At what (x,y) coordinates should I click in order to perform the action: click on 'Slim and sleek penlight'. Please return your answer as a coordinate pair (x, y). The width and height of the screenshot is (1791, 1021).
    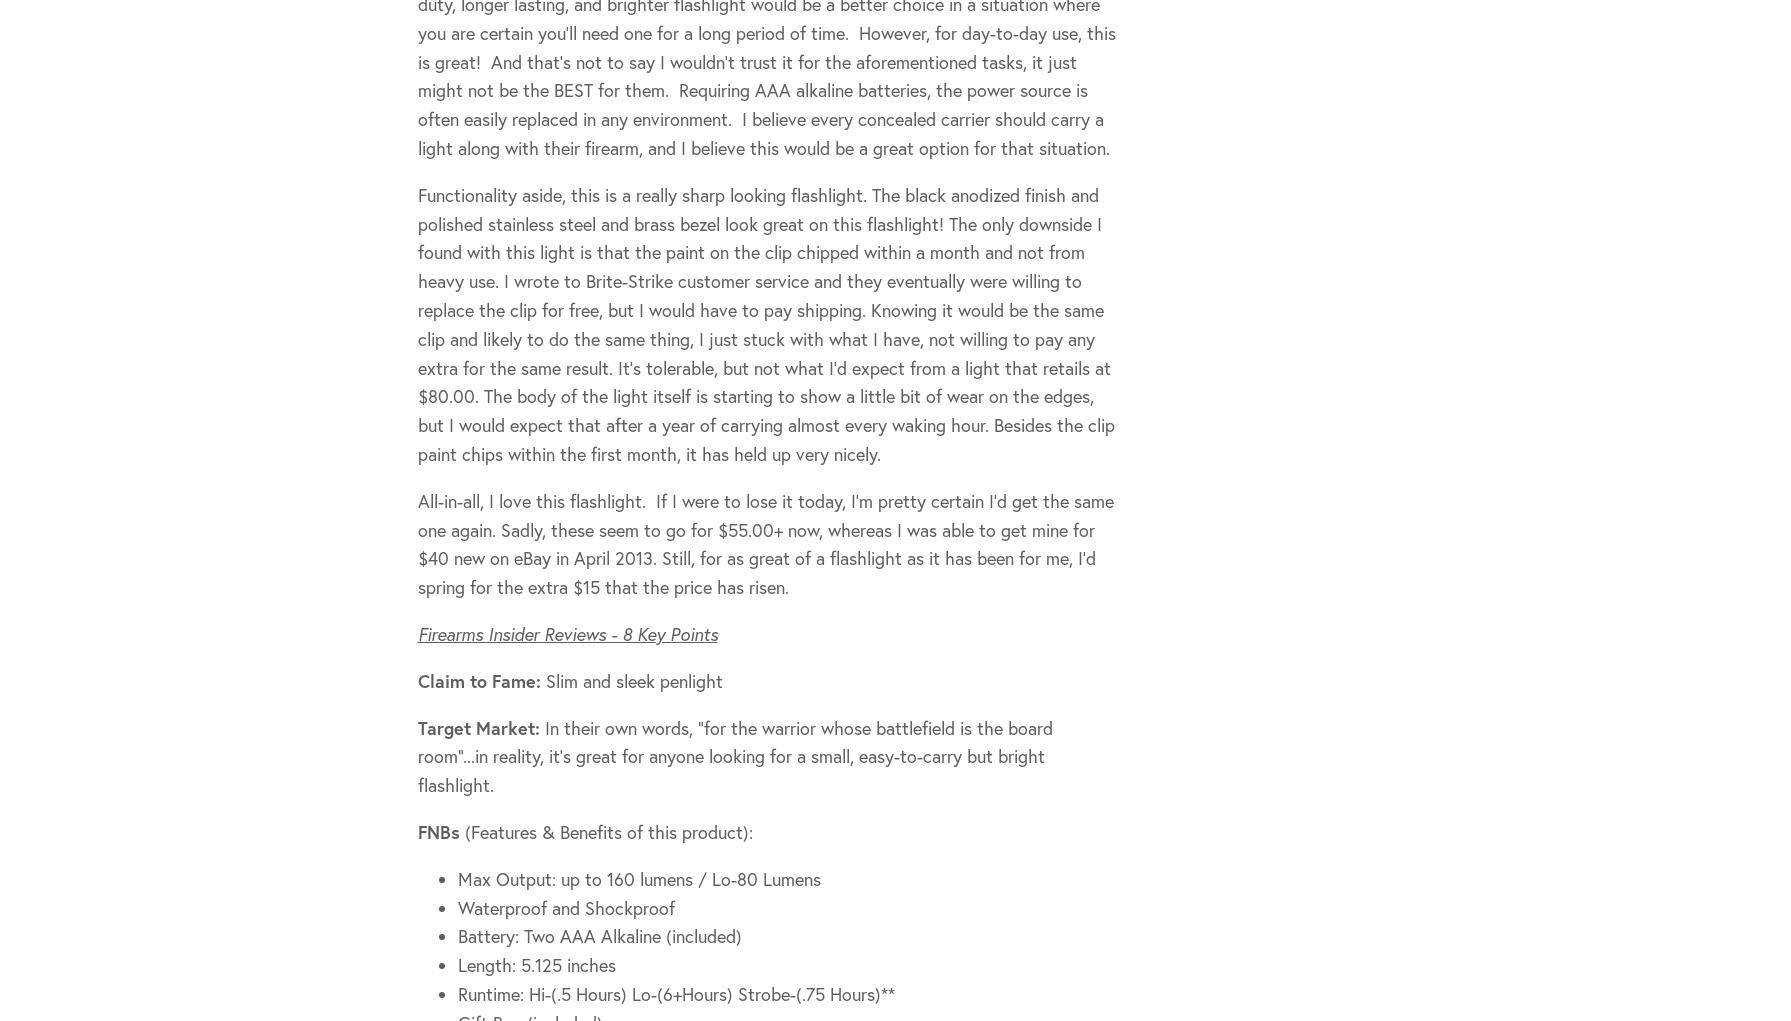
    Looking at the image, I should click on (545, 679).